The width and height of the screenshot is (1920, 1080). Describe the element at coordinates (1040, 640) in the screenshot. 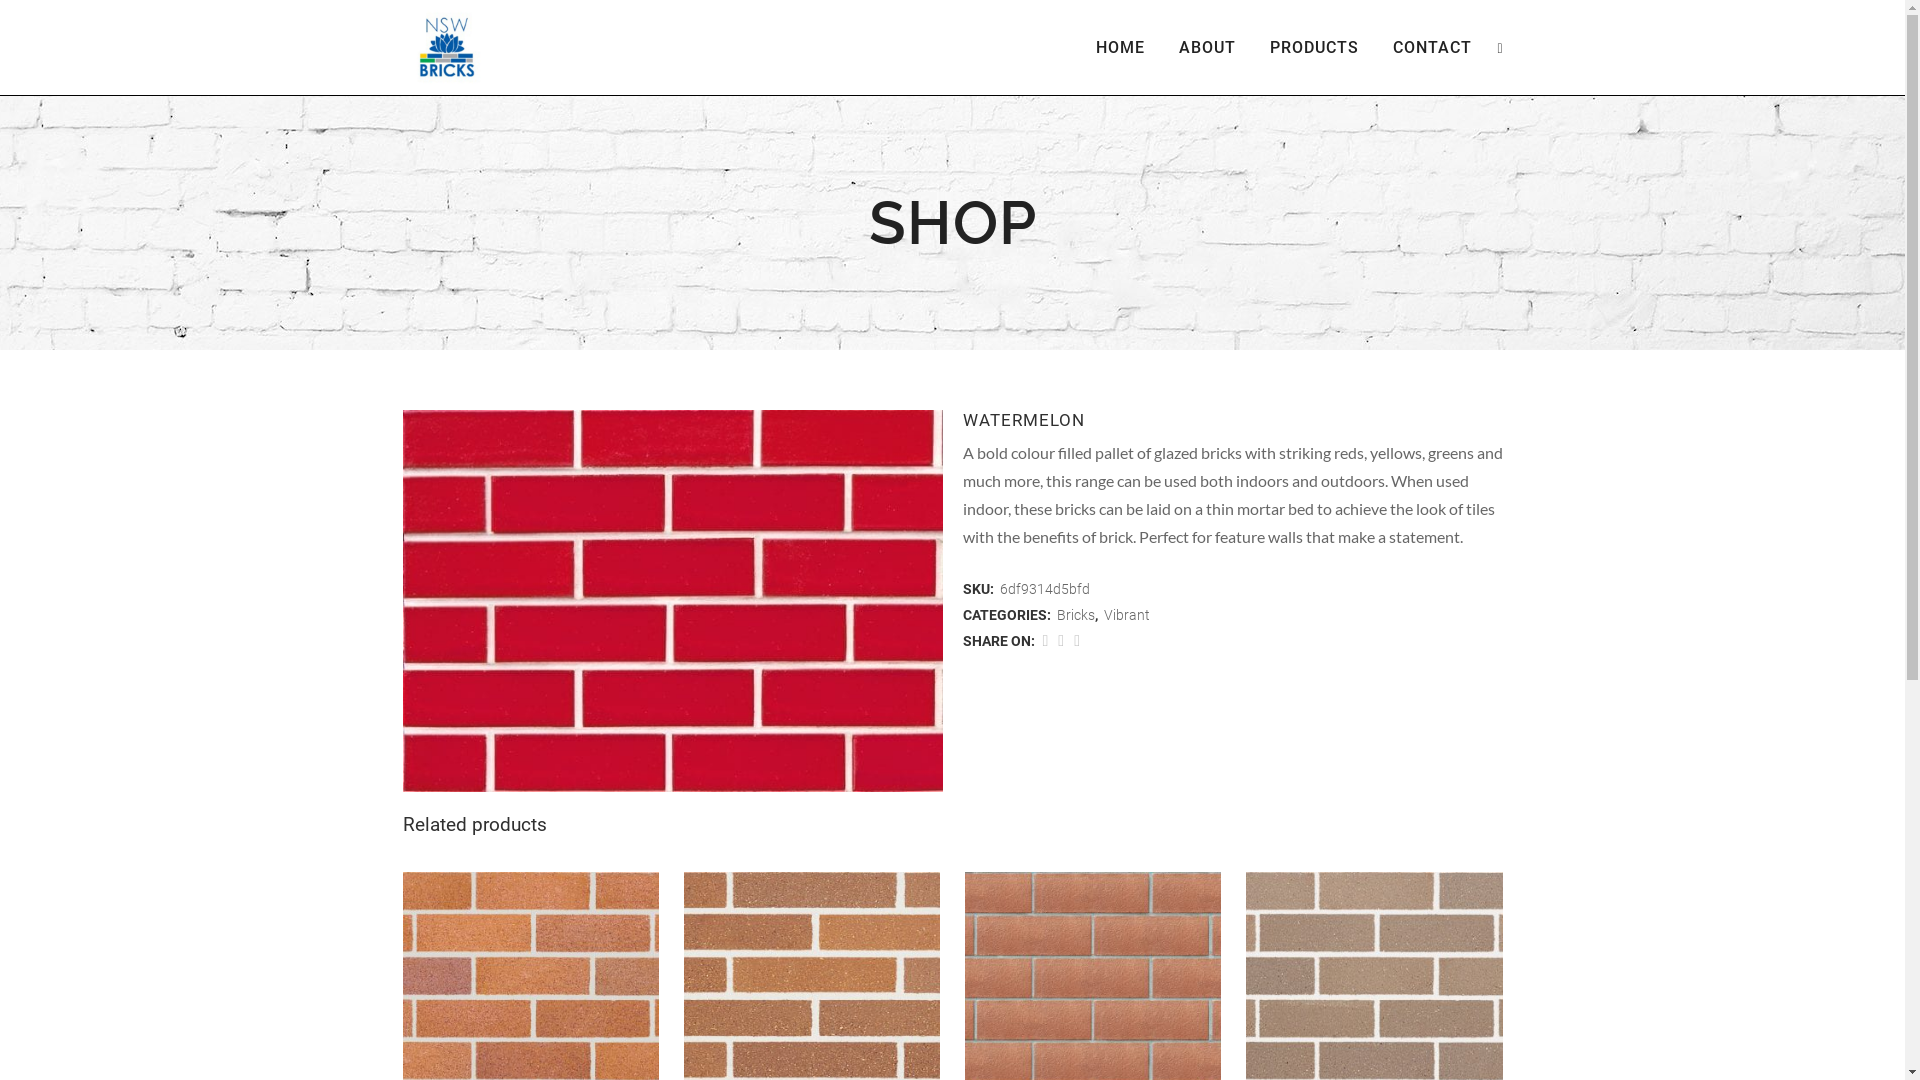

I see `'Share on Facebook'` at that location.